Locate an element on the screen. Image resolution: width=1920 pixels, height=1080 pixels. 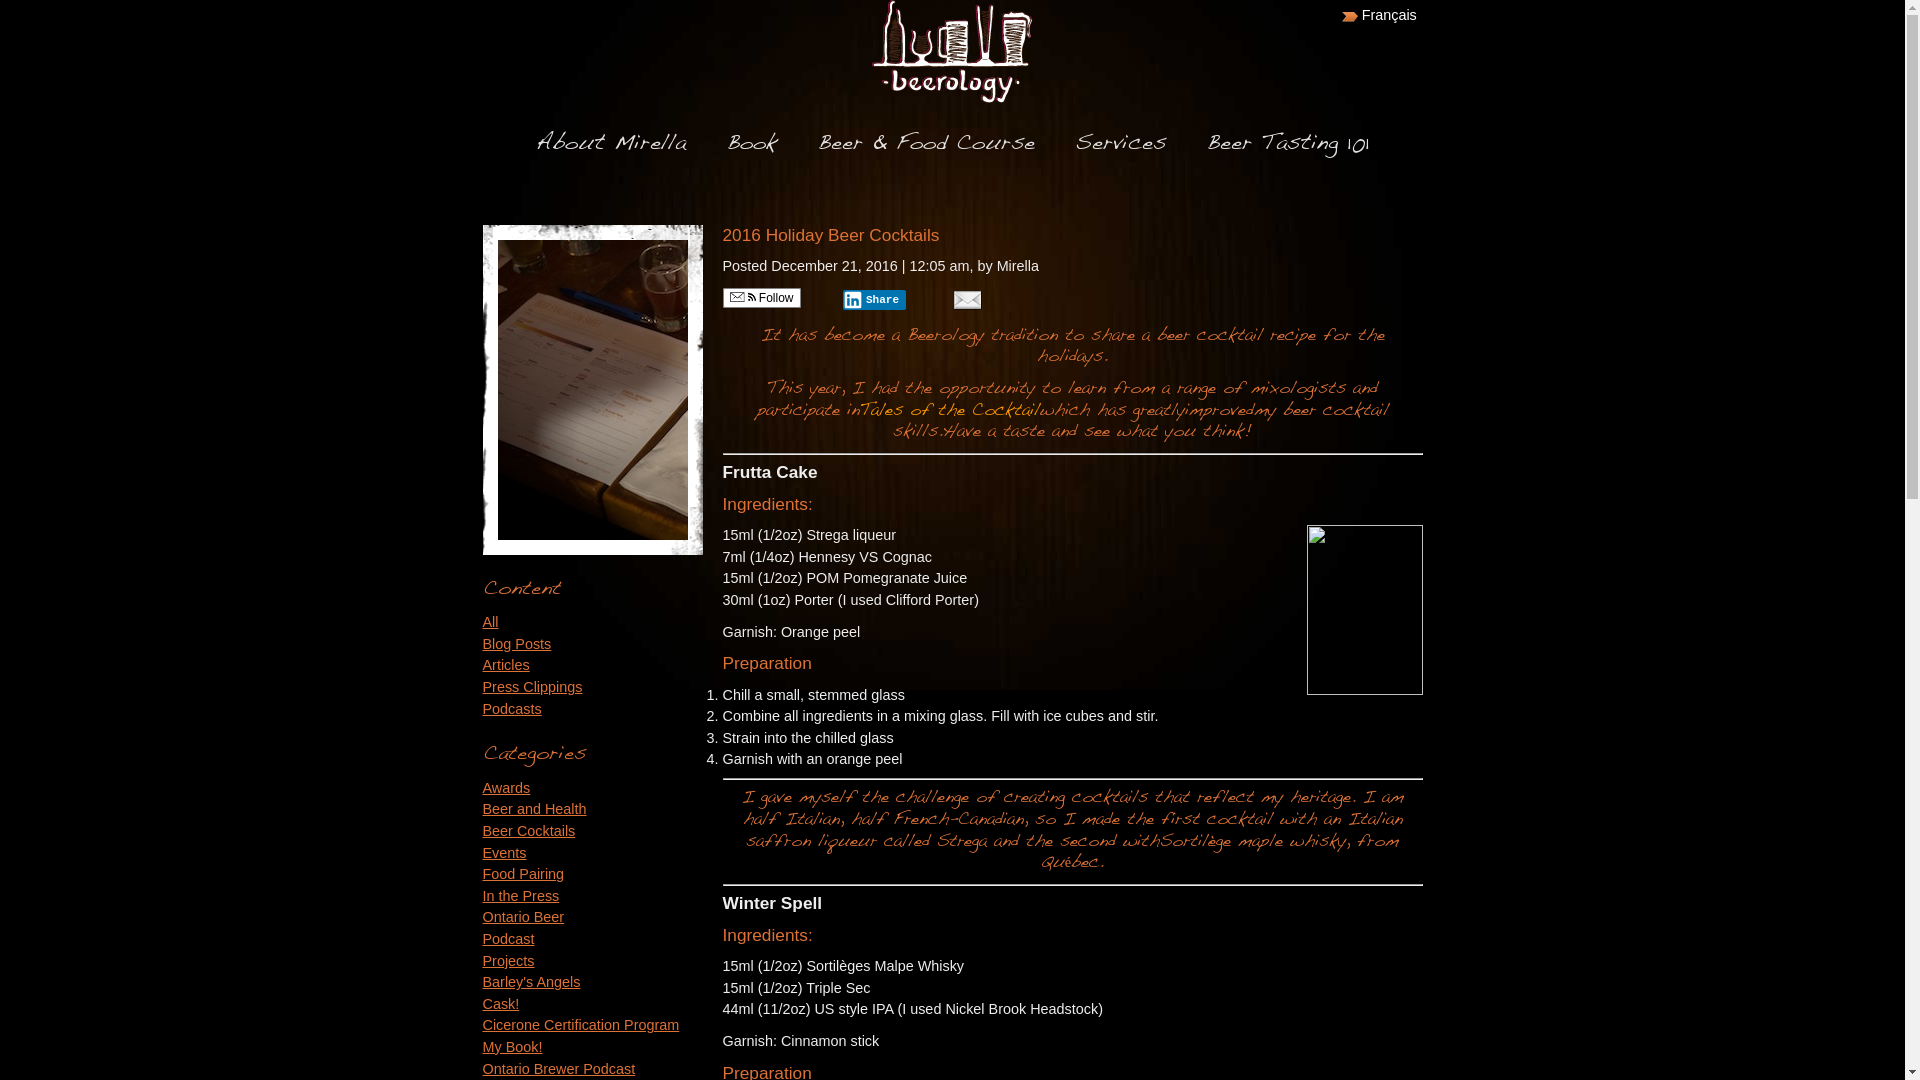
'Email' is located at coordinates (950, 300).